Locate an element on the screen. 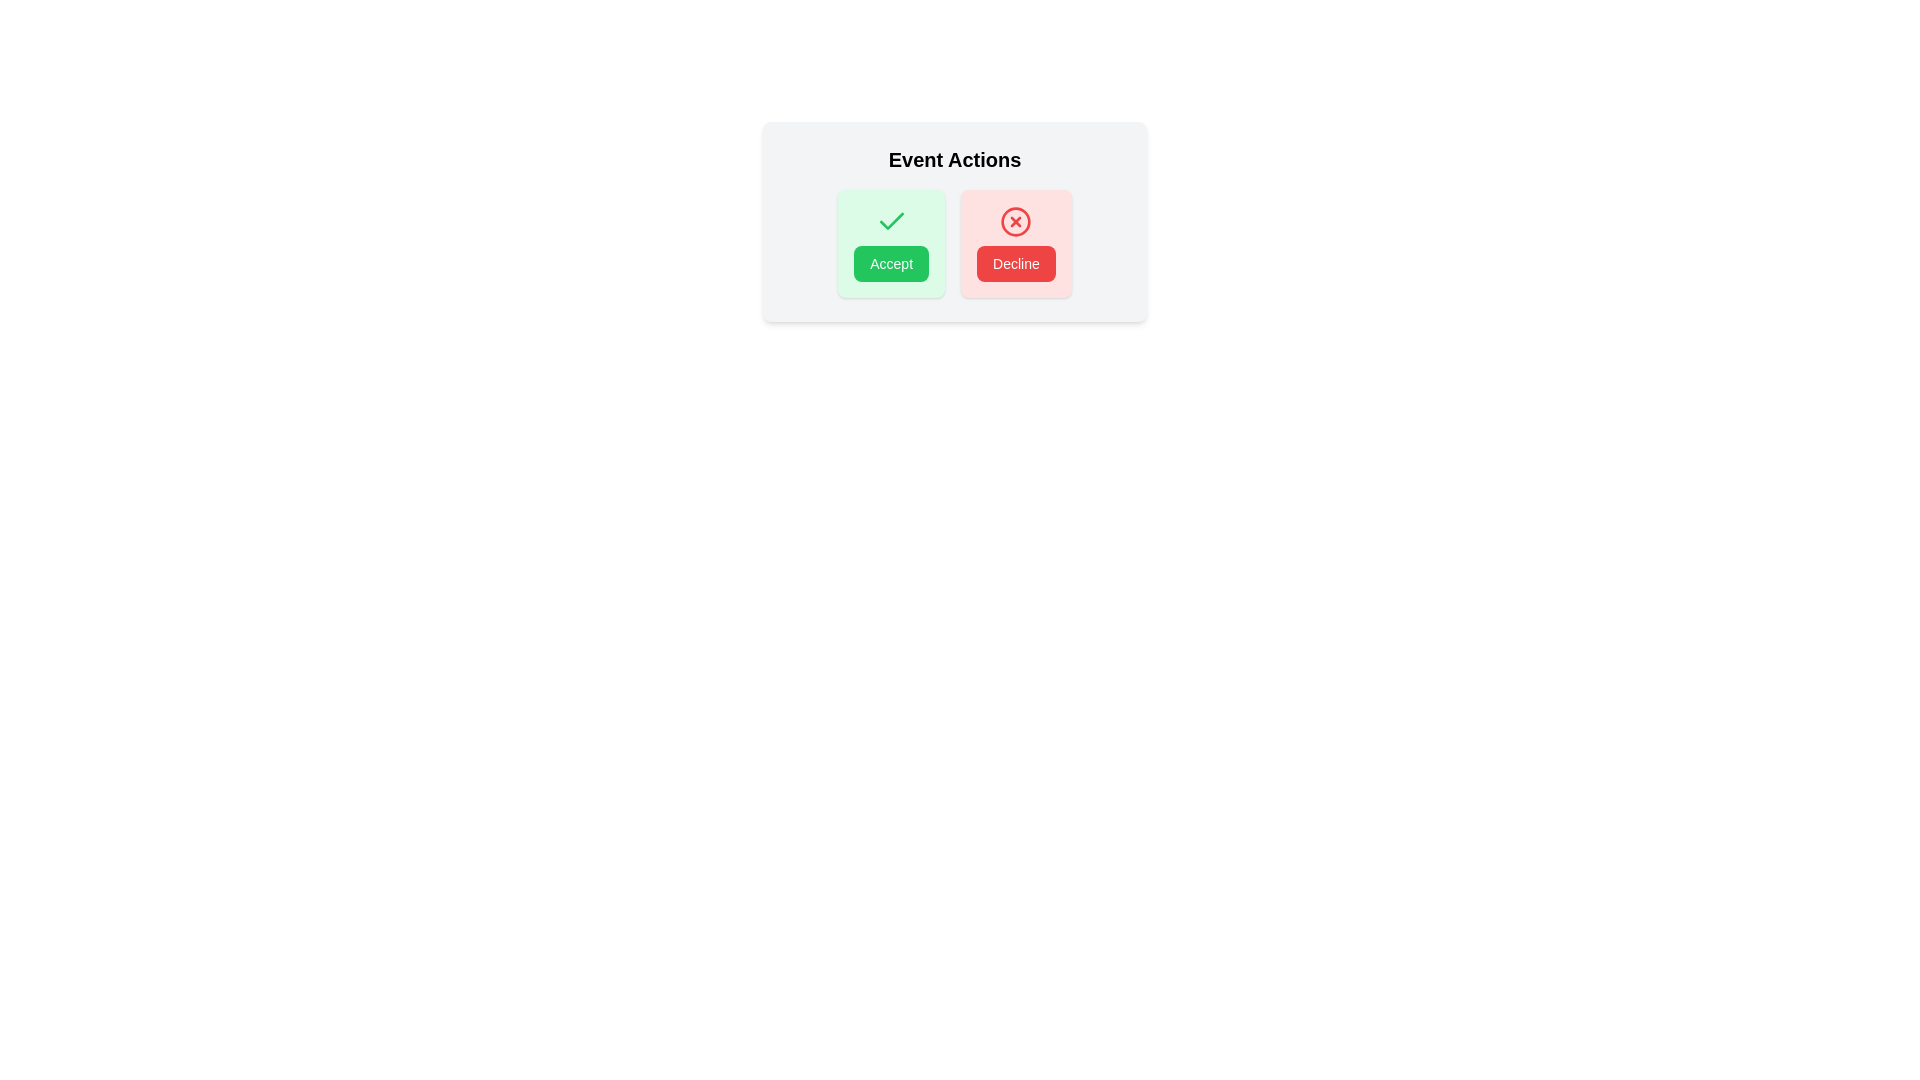  the 'Decline' icon, which visually represents the action of declining or rejecting, located at the center of the 'Decline' button in the bottom-right area of the dialog box is located at coordinates (1016, 222).